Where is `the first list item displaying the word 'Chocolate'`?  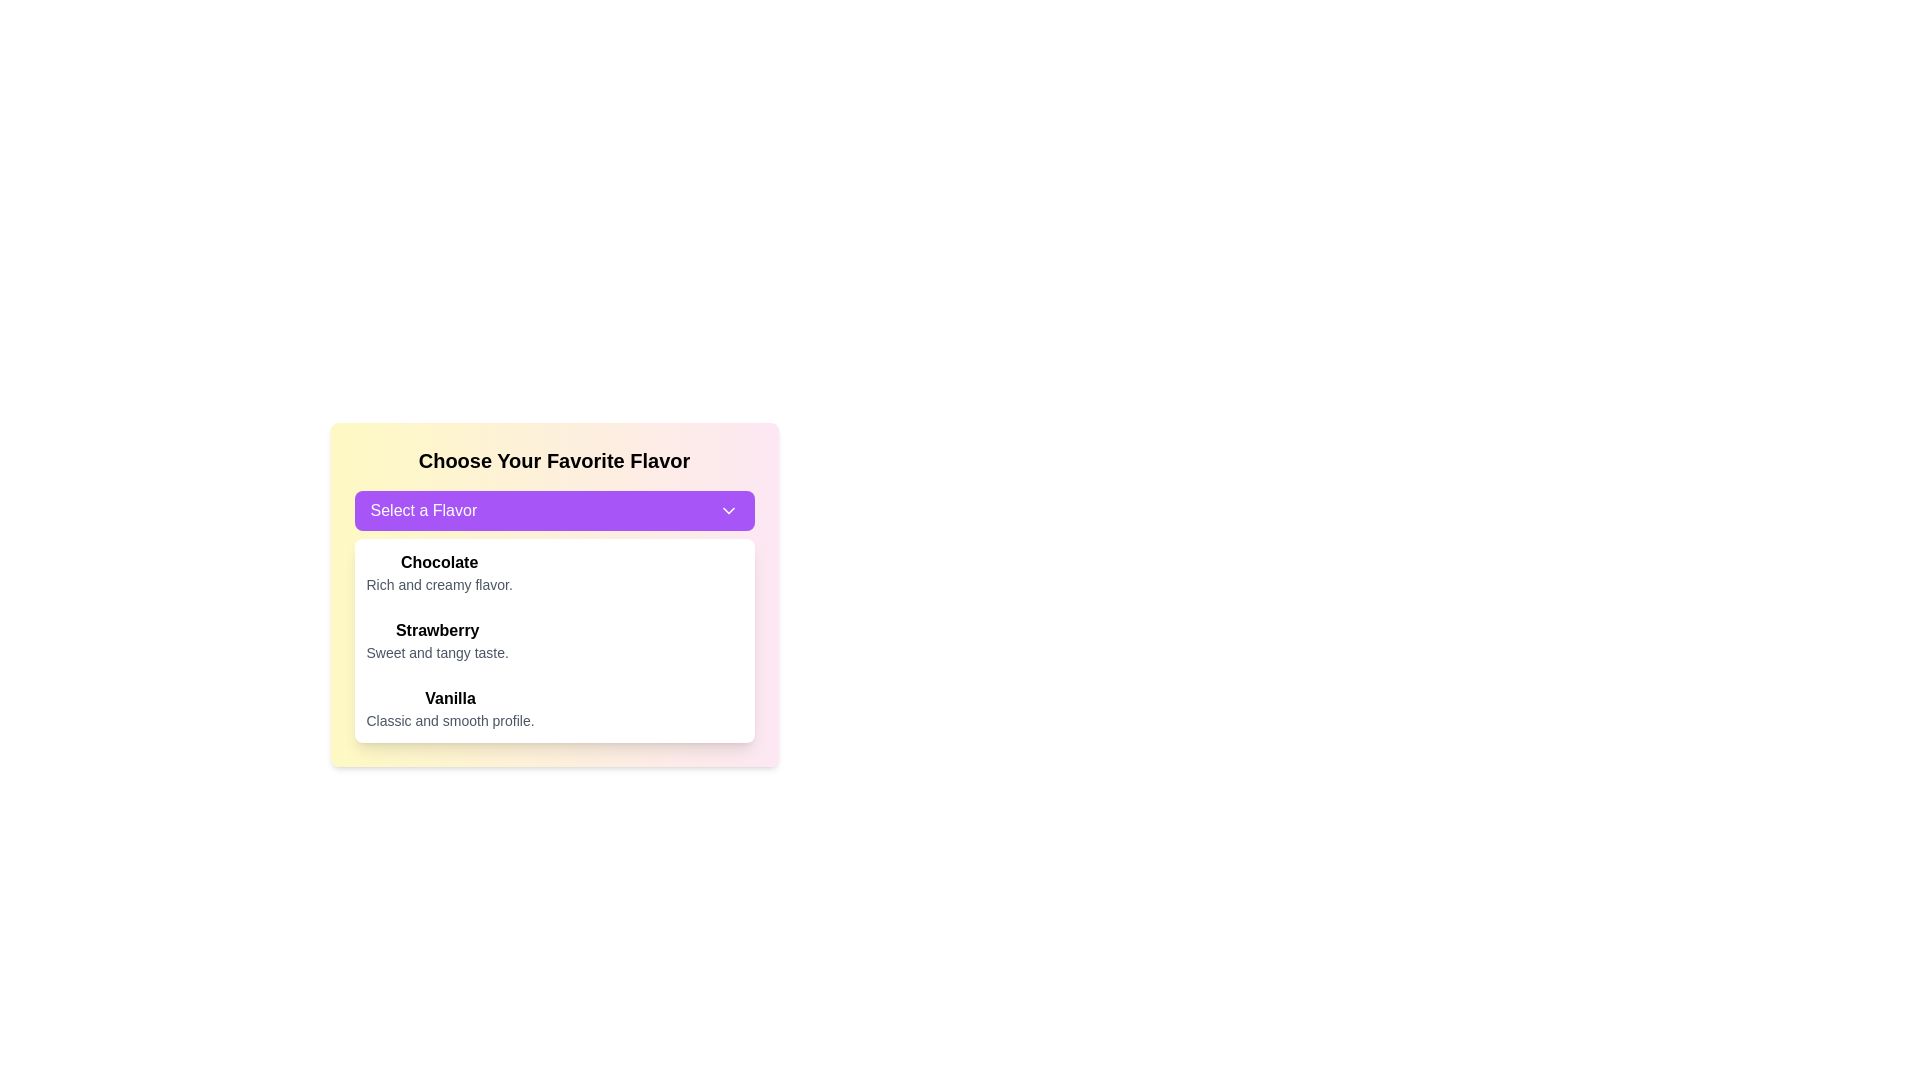
the first list item displaying the word 'Chocolate' is located at coordinates (554, 573).